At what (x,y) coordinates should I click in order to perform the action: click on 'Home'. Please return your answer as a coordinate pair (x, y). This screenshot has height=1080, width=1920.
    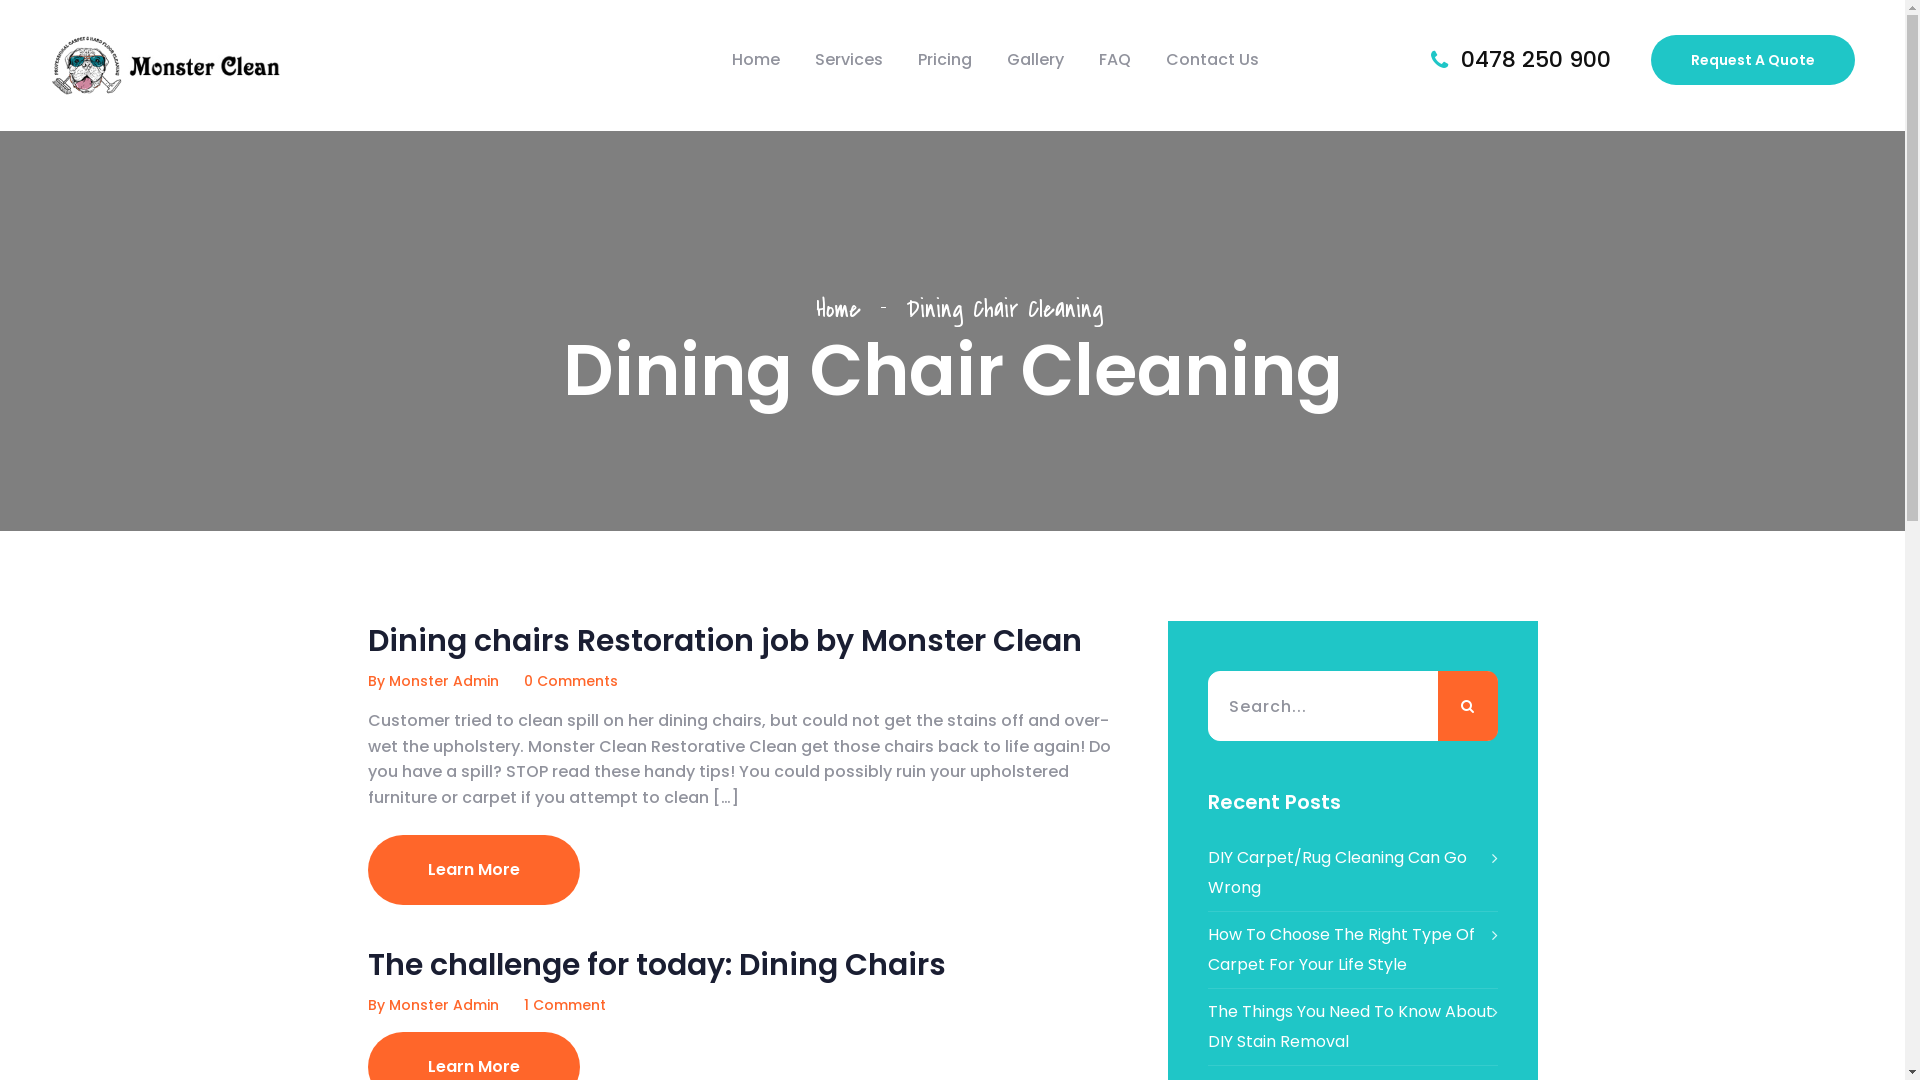
    Looking at the image, I should click on (754, 59).